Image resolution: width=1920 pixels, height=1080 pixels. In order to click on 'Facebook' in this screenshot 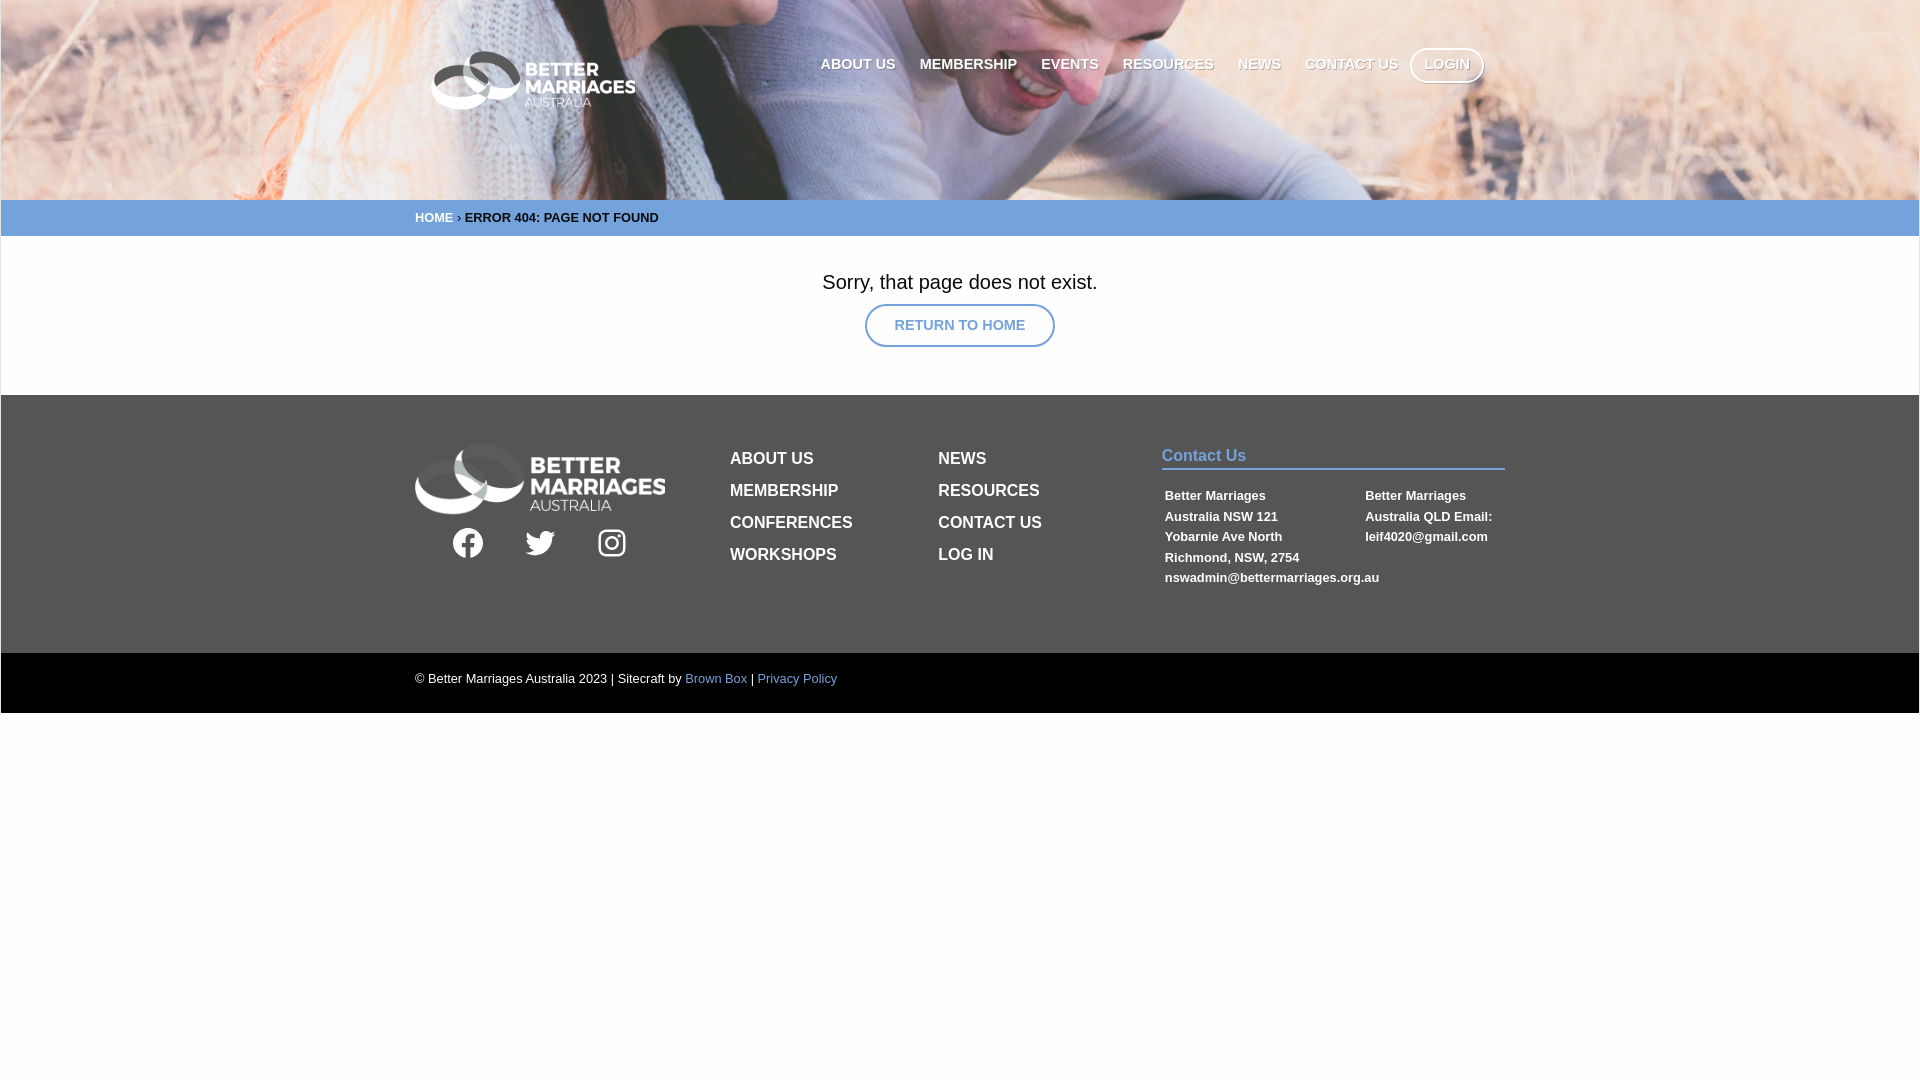, I will do `click(466, 543)`.